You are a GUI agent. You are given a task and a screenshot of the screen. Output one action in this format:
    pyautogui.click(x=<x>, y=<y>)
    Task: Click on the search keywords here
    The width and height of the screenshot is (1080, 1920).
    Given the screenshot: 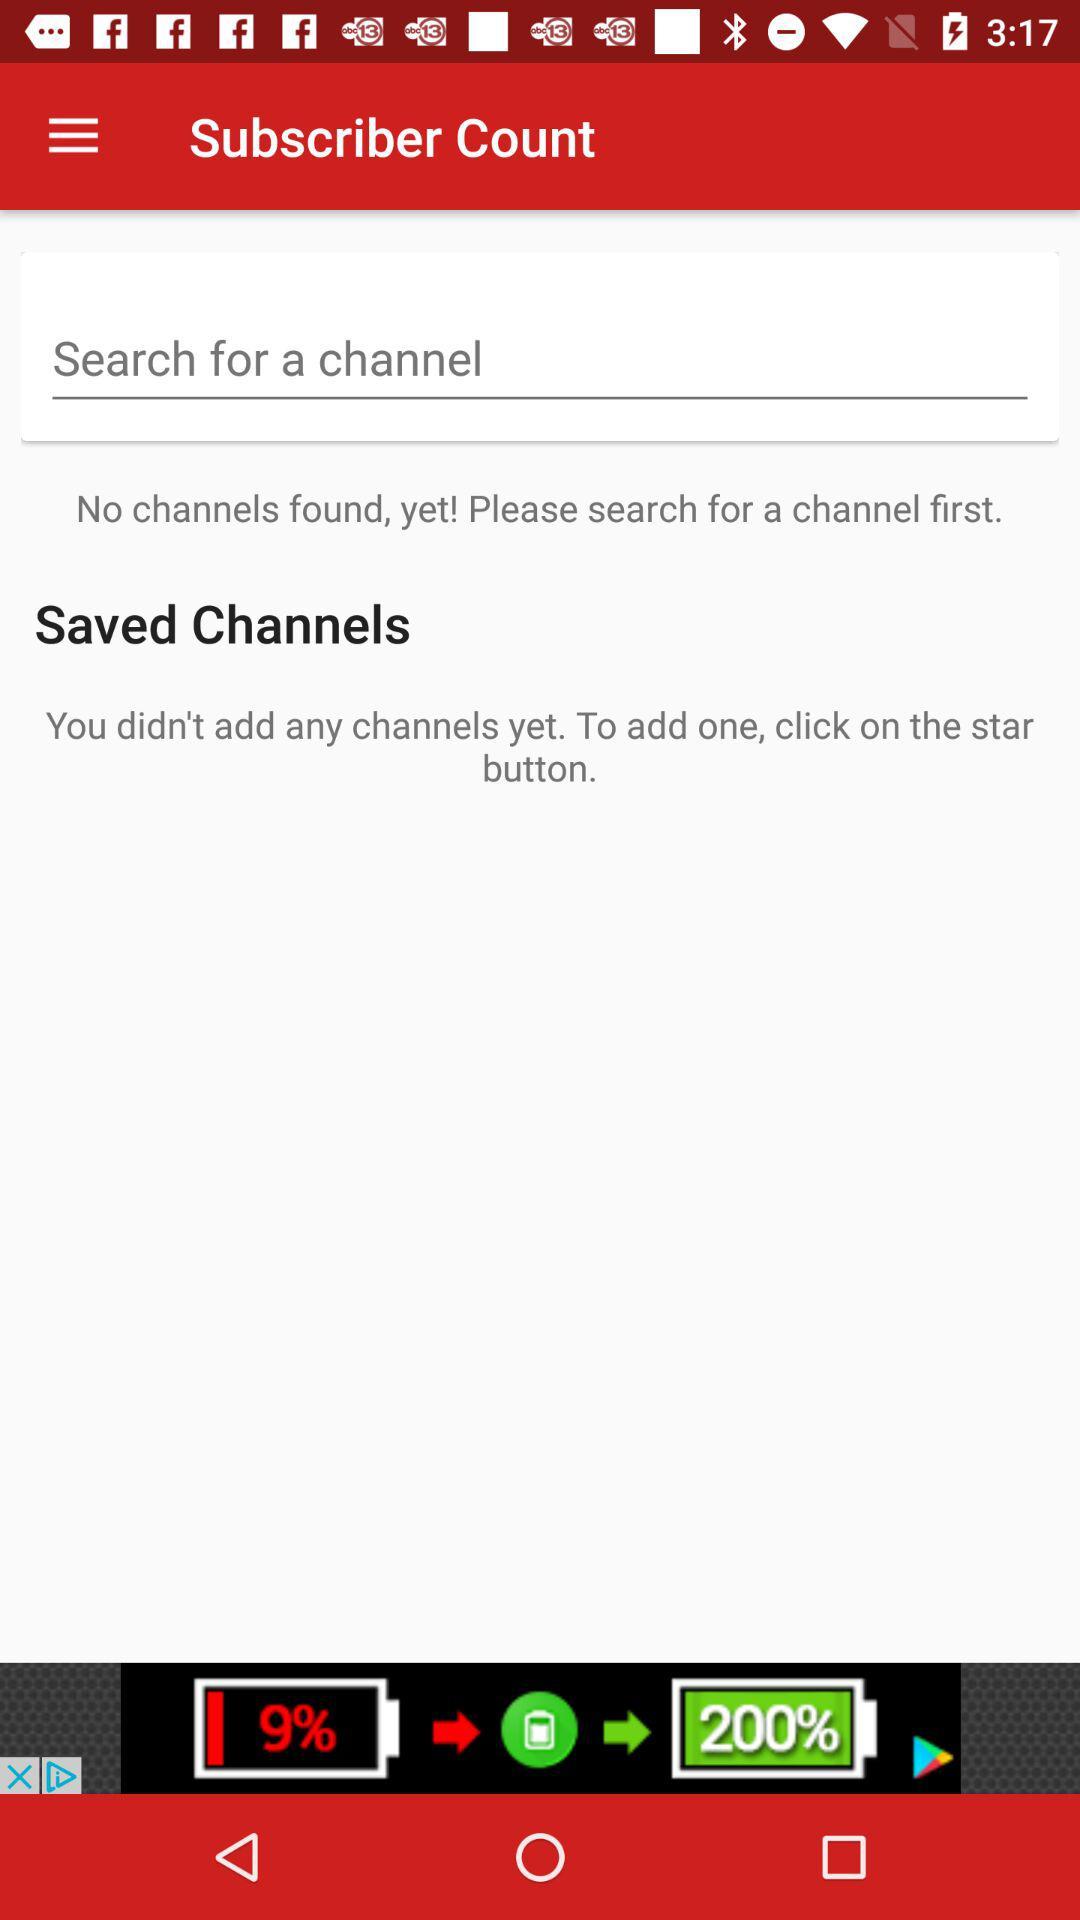 What is the action you would take?
    pyautogui.click(x=540, y=360)
    